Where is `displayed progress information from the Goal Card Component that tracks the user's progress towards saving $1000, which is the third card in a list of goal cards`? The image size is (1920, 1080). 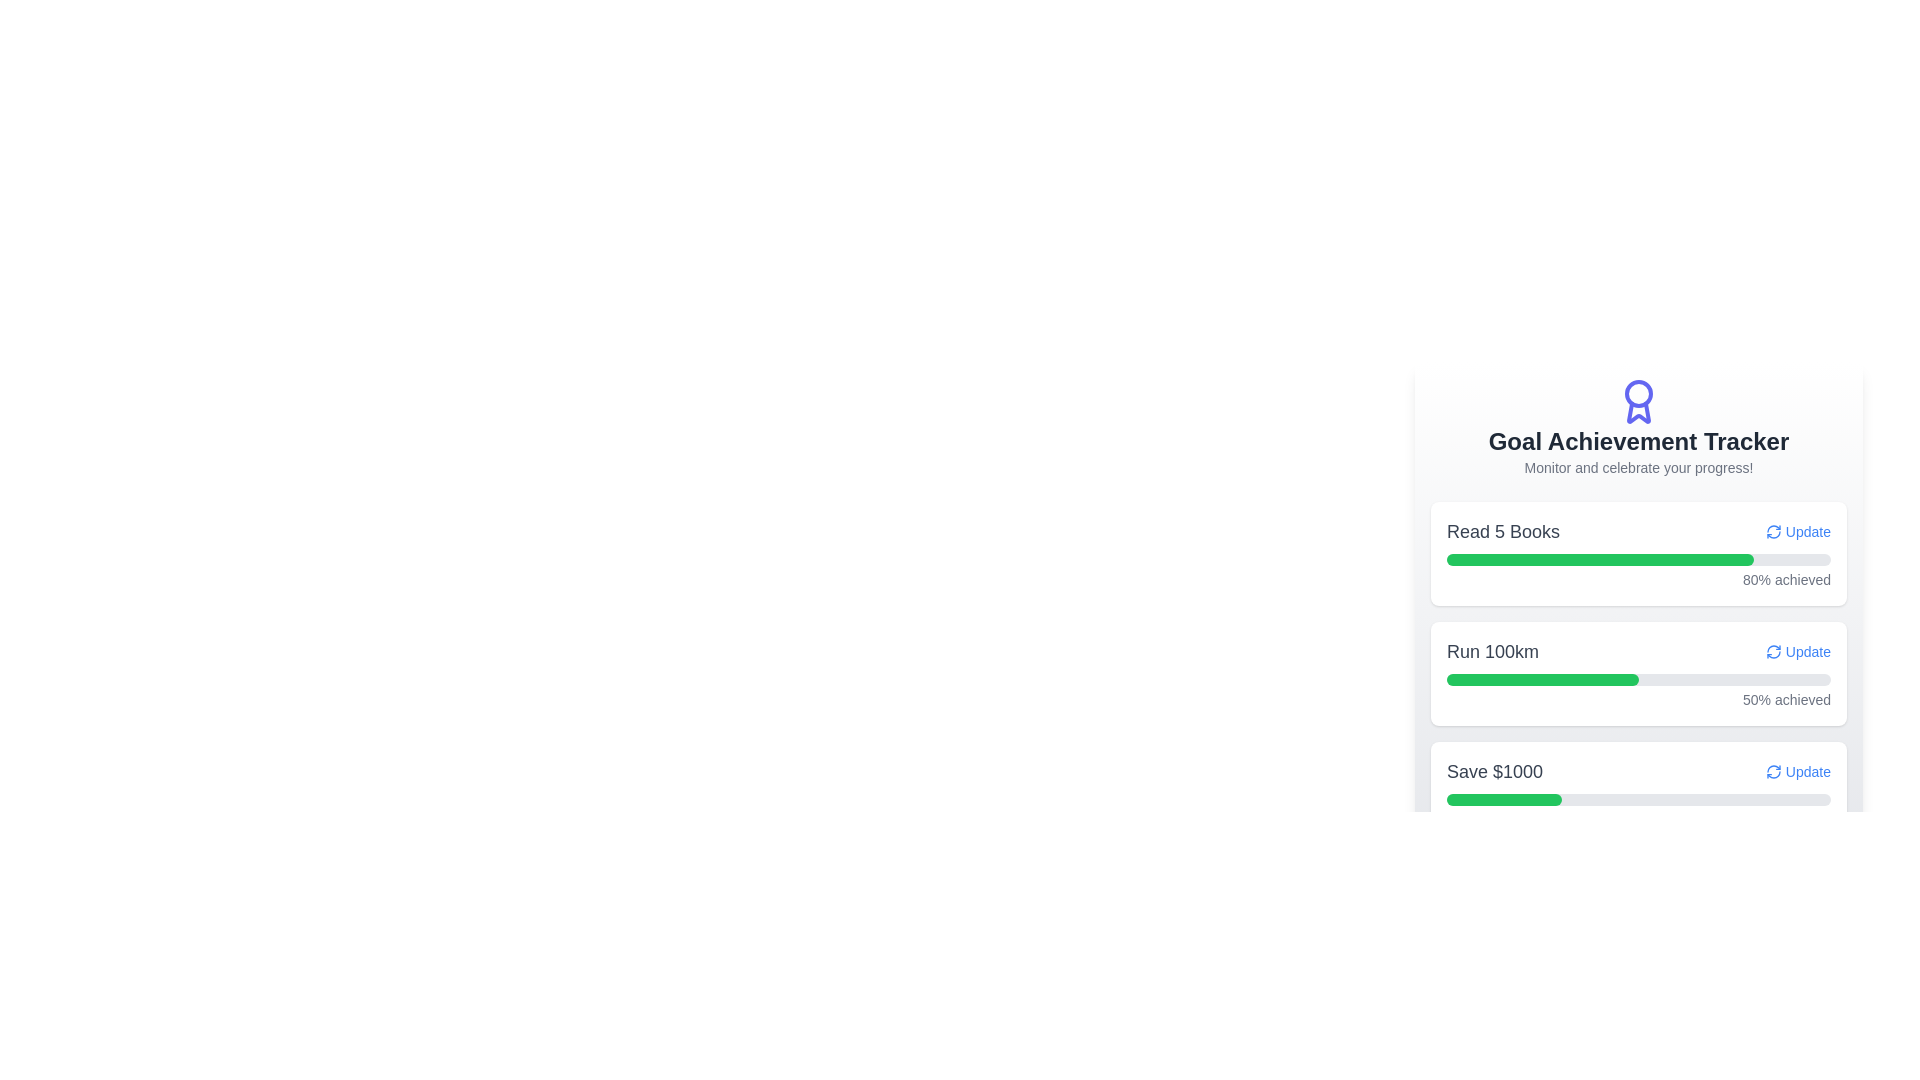 displayed progress information from the Goal Card Component that tracks the user's progress towards saving $1000, which is the third card in a list of goal cards is located at coordinates (1638, 793).